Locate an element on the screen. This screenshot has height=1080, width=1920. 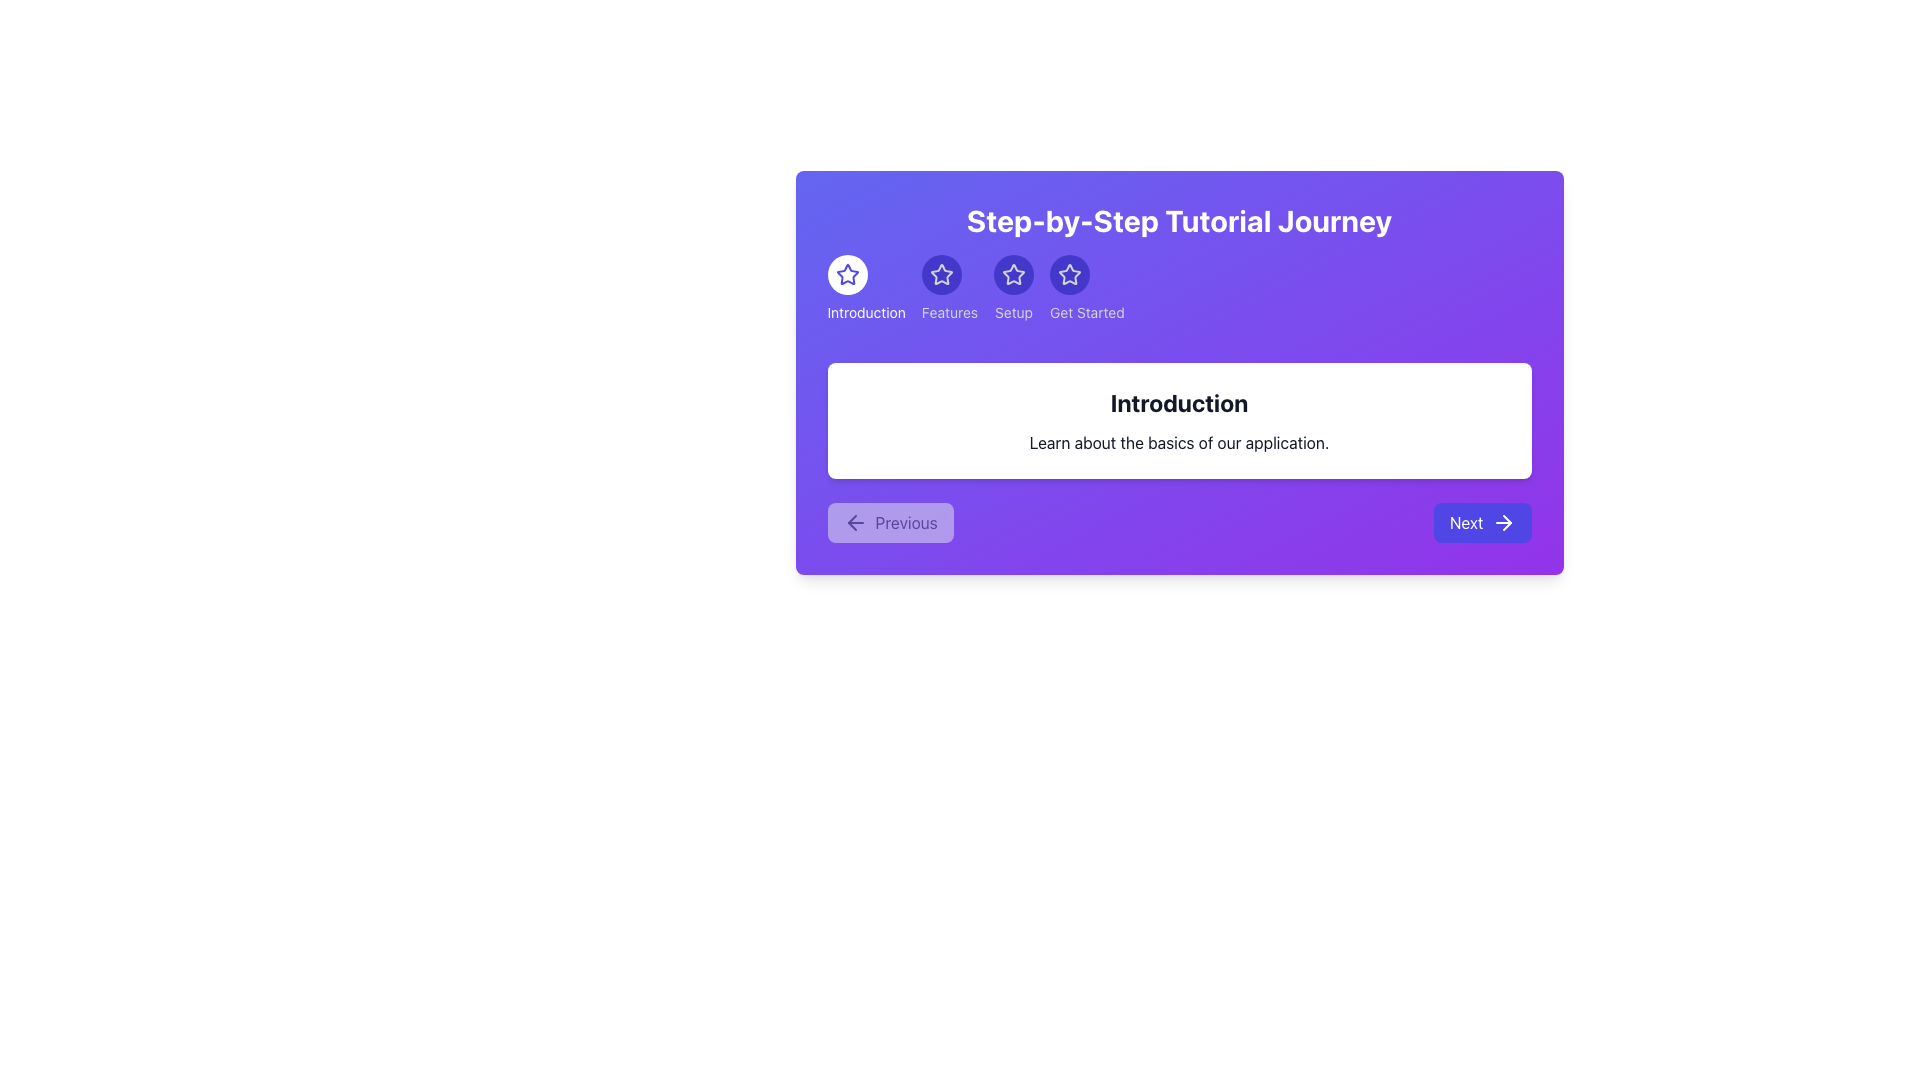
the icon positioned on the right side of the 'Next' button in the lower-right portion of the purple card area is located at coordinates (1503, 522).